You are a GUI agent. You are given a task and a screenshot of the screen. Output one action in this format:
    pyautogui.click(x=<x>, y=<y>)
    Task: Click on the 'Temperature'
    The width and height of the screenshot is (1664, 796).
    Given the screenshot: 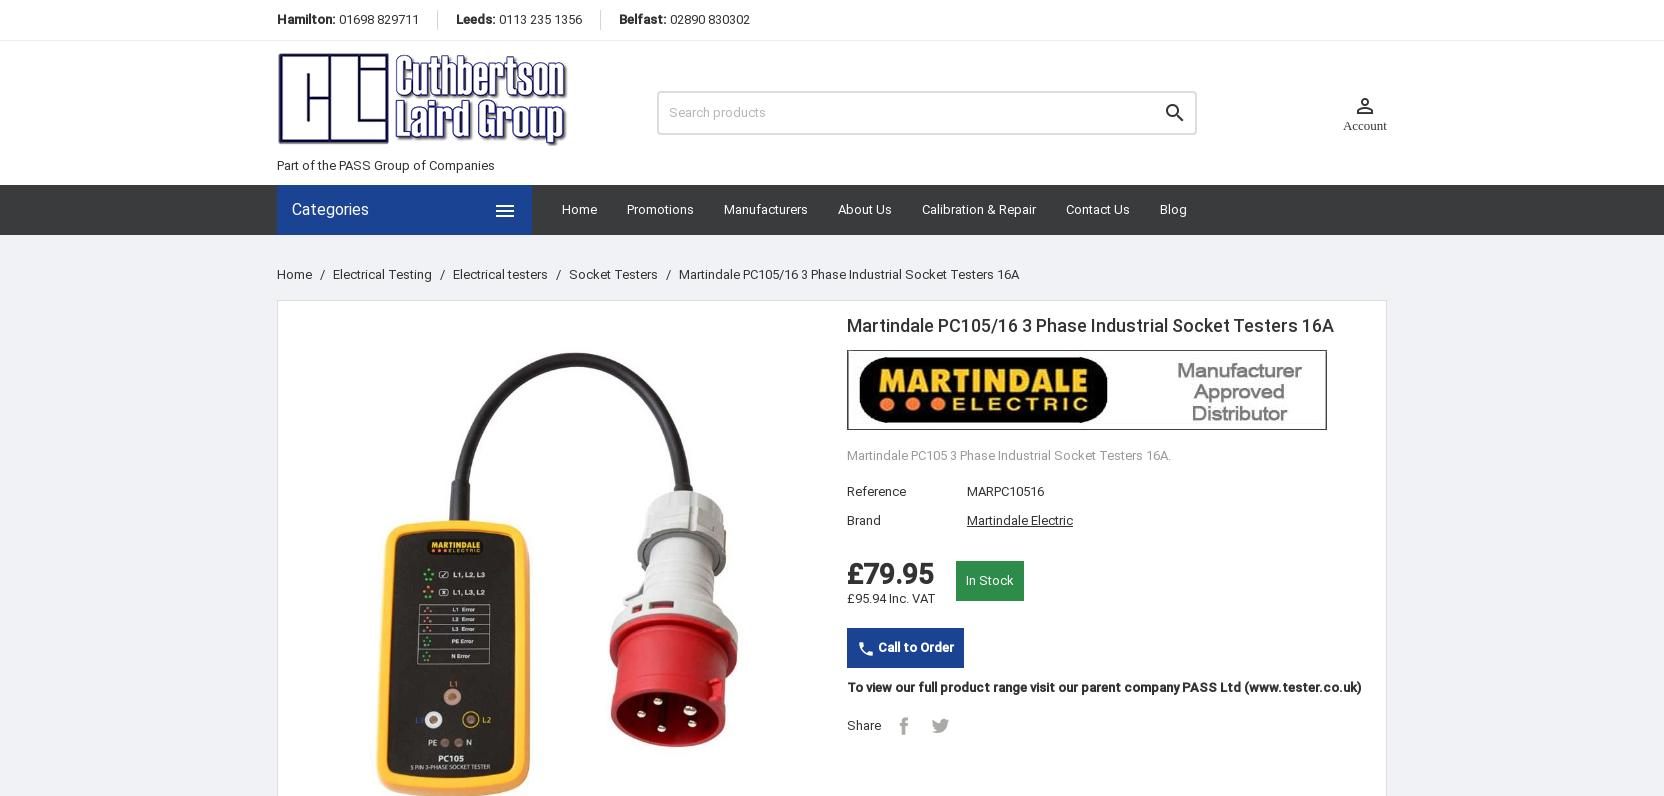 What is the action you would take?
    pyautogui.click(x=333, y=726)
    